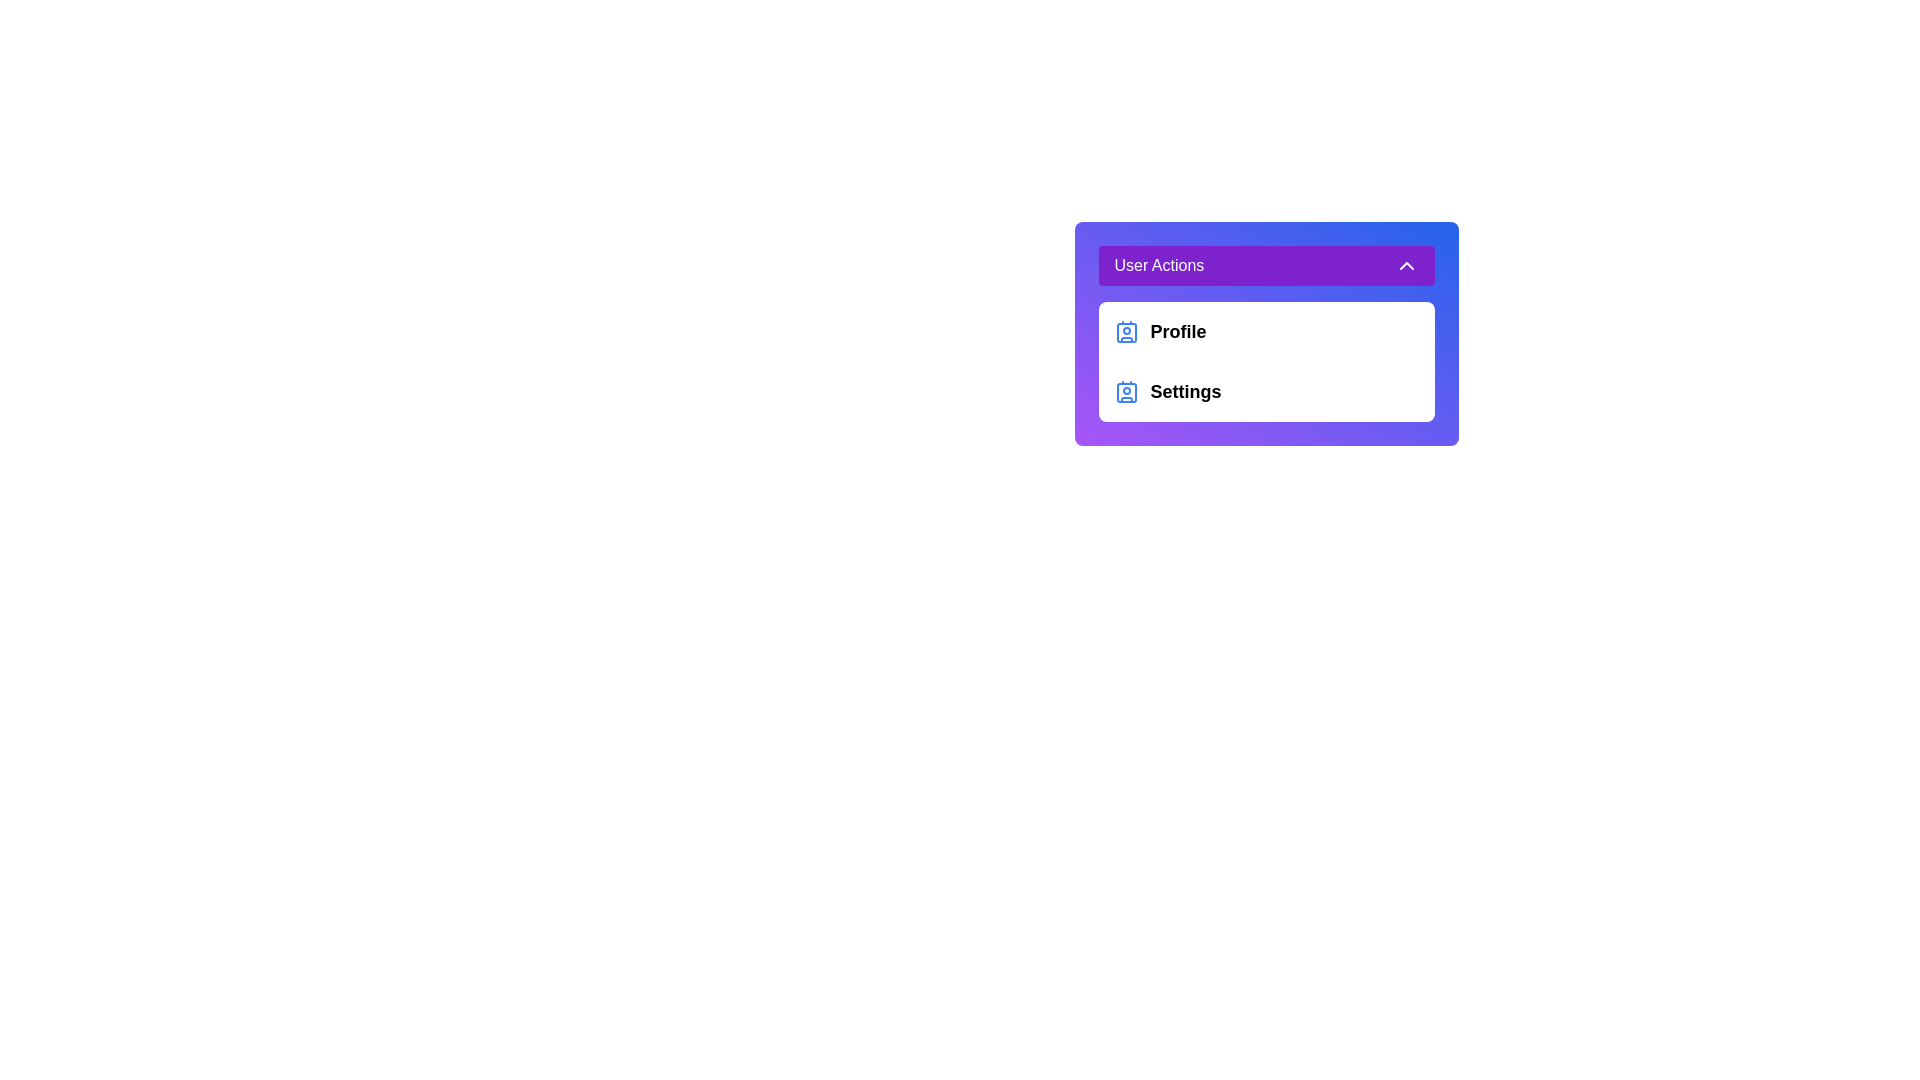  What do you see at coordinates (1185, 392) in the screenshot?
I see `the 'Settings' text label in the 'User Actions' dropdown menu, which is styled in bold and is located to the right of the blue contact card icon` at bounding box center [1185, 392].